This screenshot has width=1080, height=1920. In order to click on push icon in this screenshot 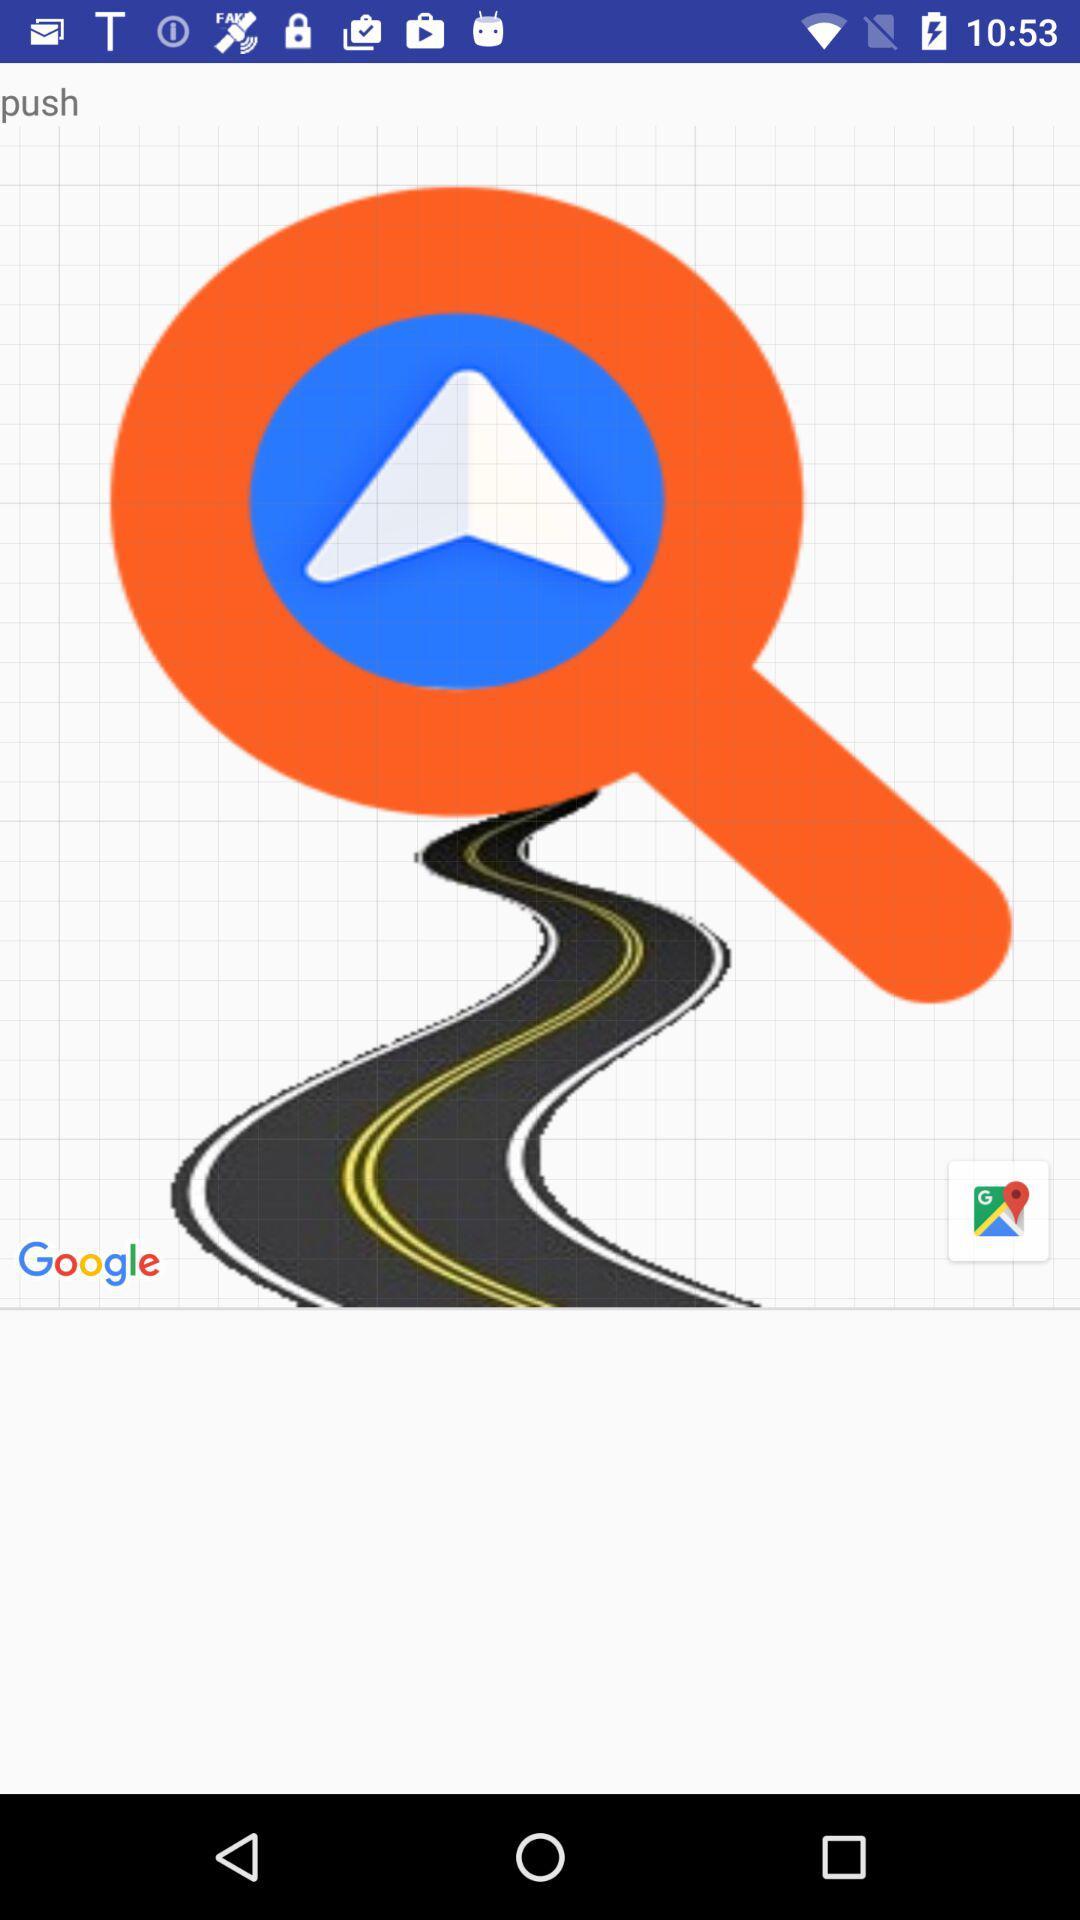, I will do `click(540, 100)`.